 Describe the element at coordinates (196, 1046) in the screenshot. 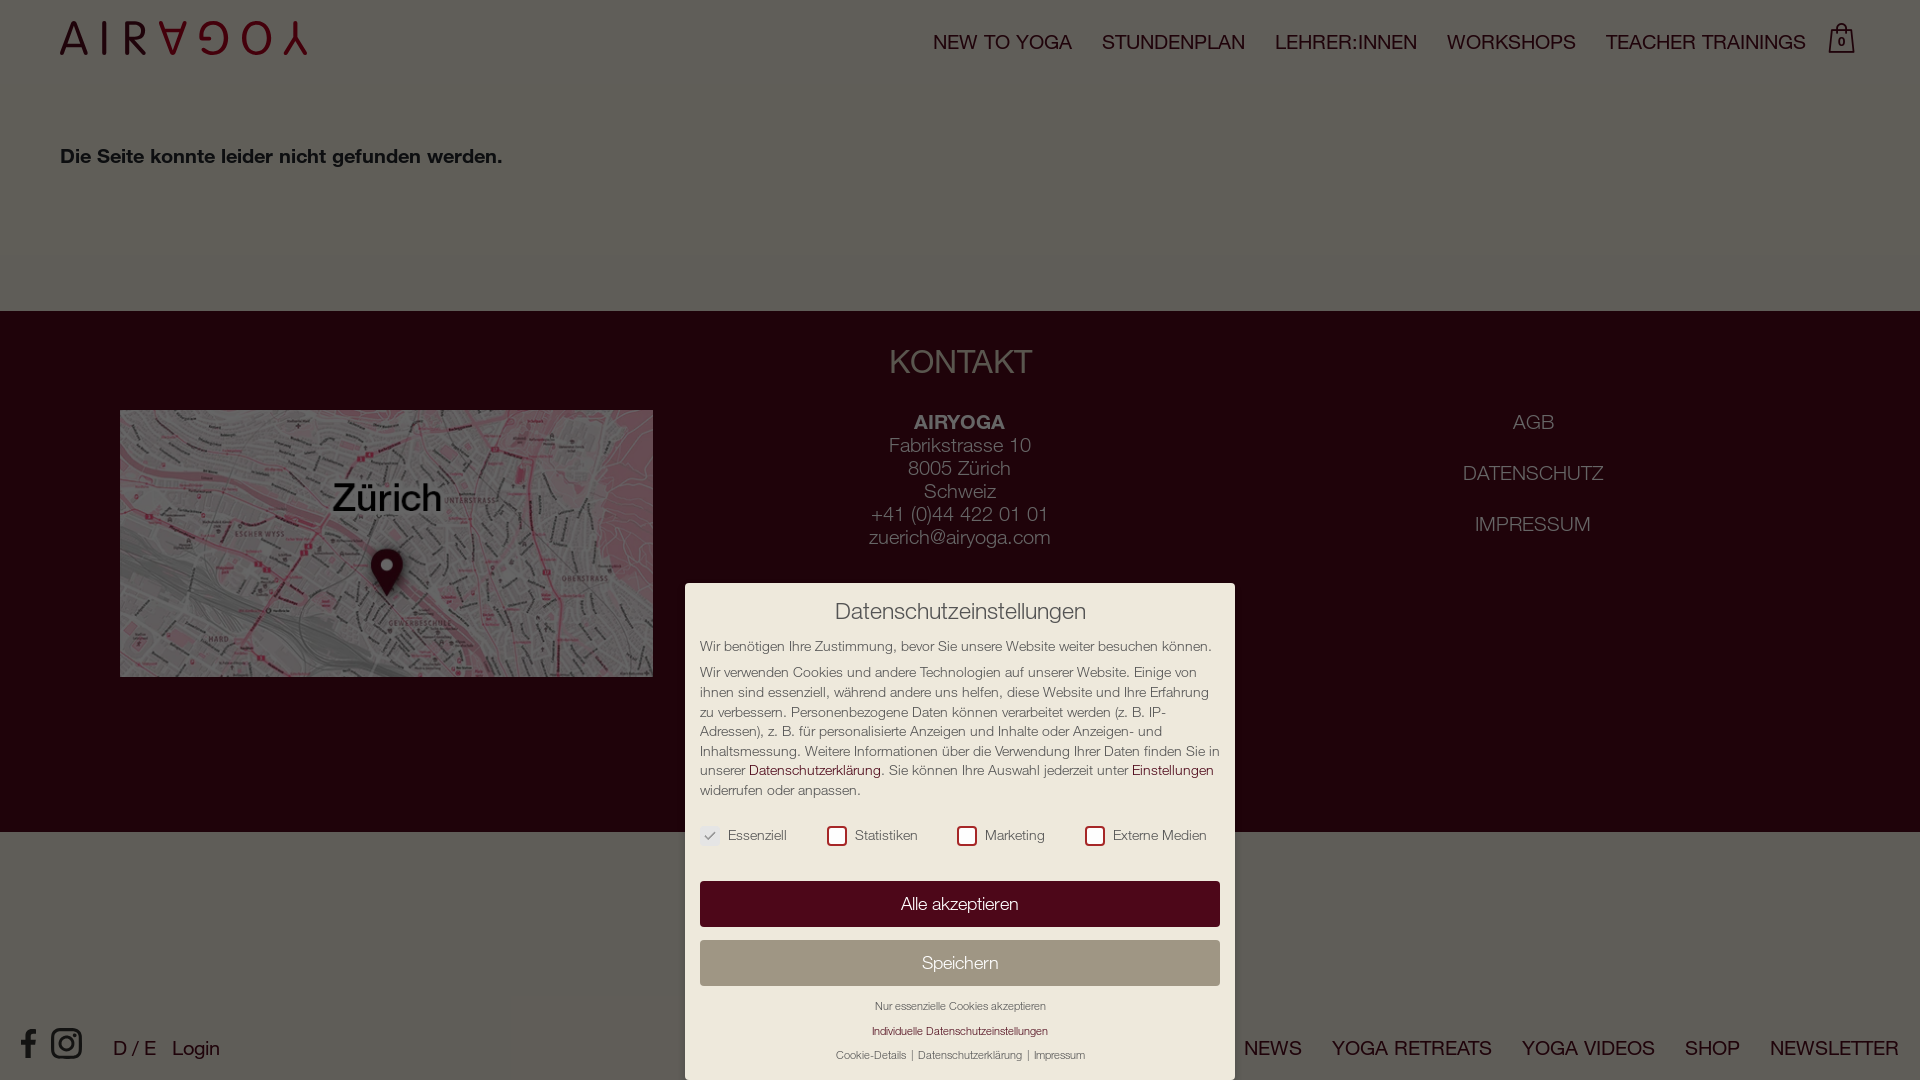

I see `'Login'` at that location.